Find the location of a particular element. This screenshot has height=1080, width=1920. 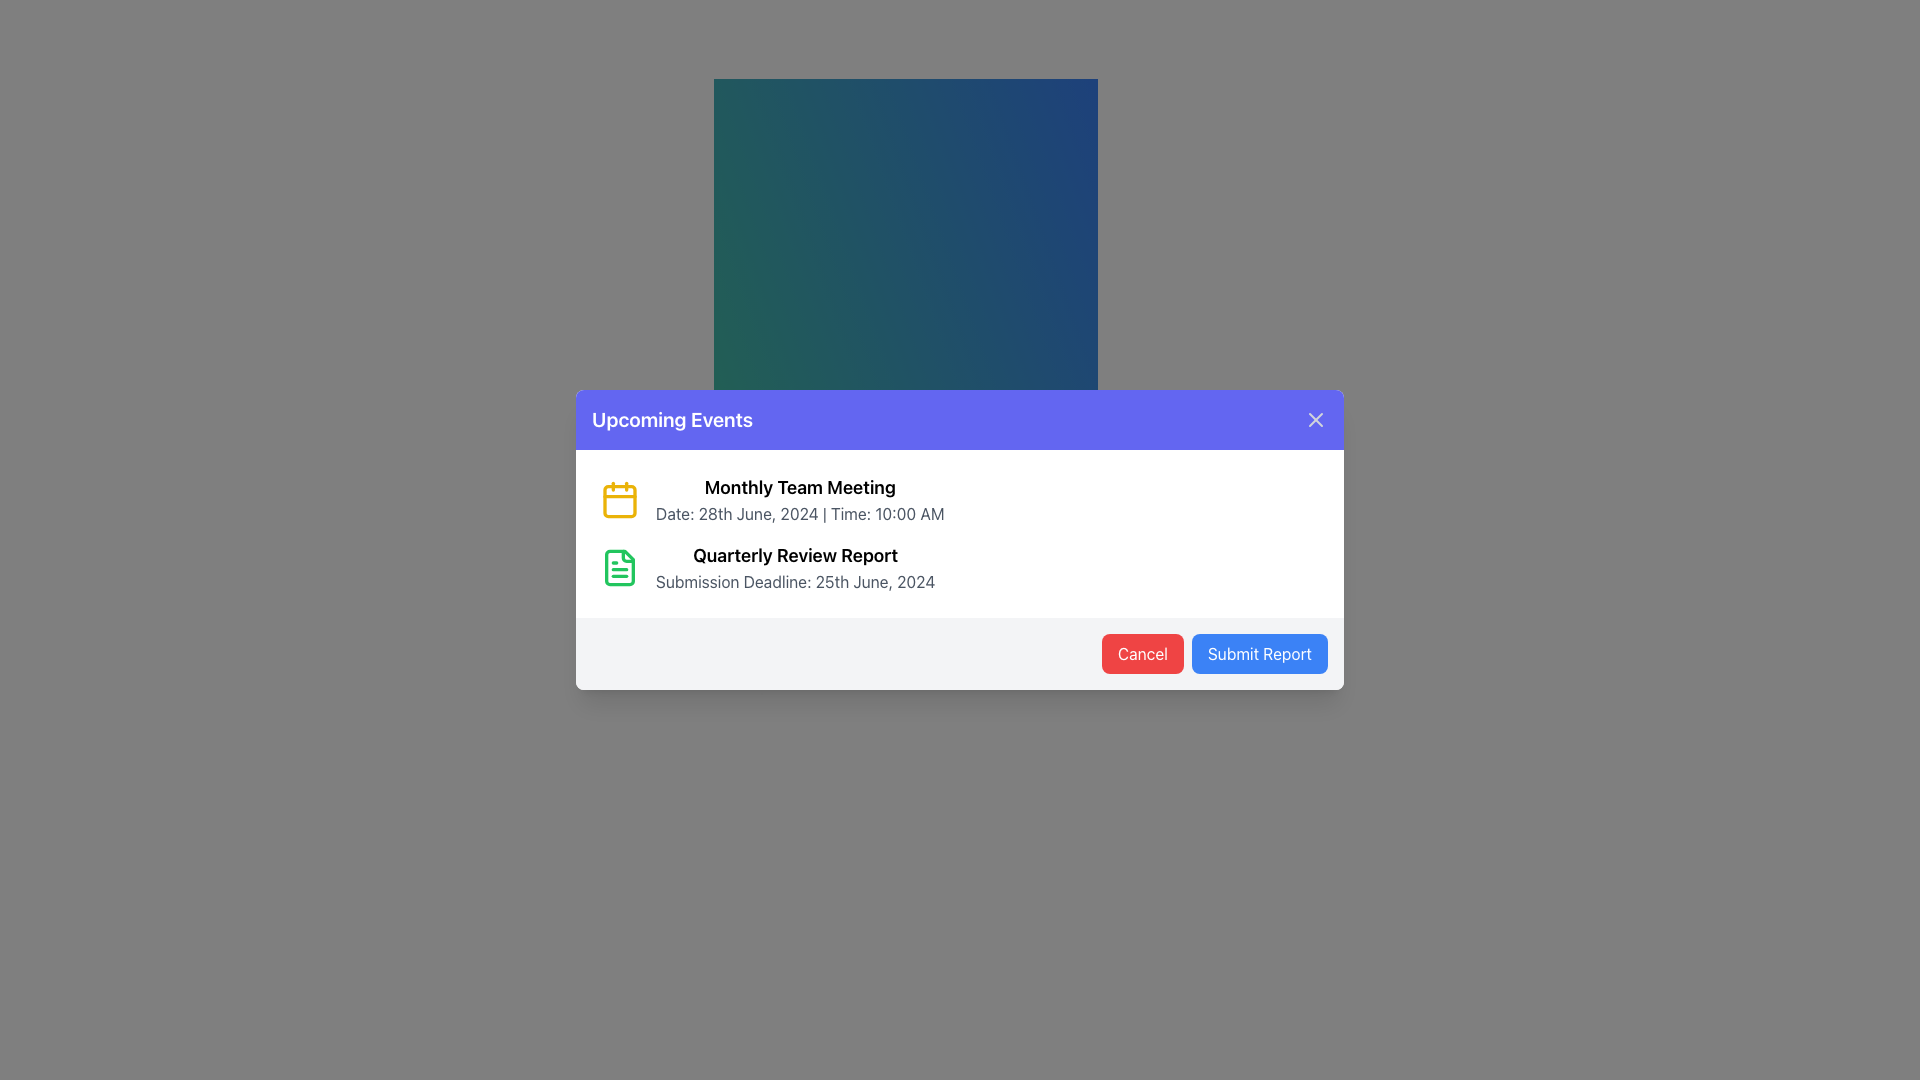

the close button located in the top-right corner of the 'Upcoming Events' header is located at coordinates (1315, 419).